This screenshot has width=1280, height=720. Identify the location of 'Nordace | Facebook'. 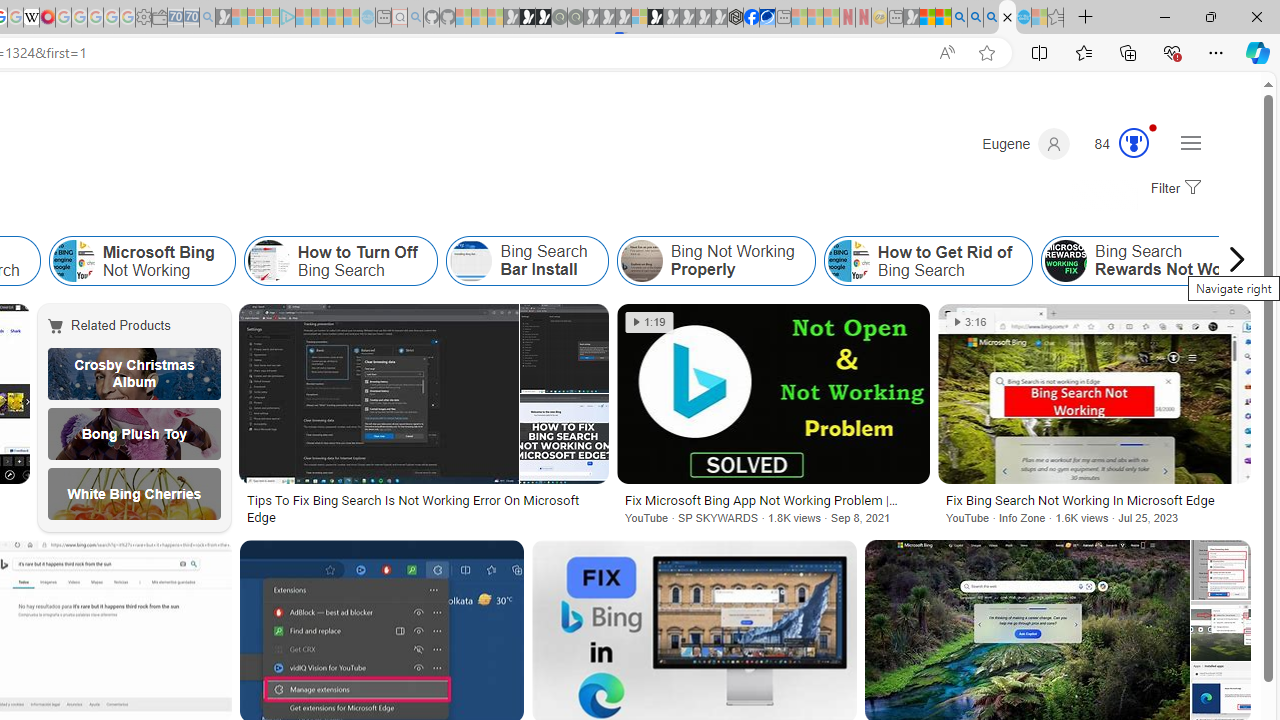
(750, 17).